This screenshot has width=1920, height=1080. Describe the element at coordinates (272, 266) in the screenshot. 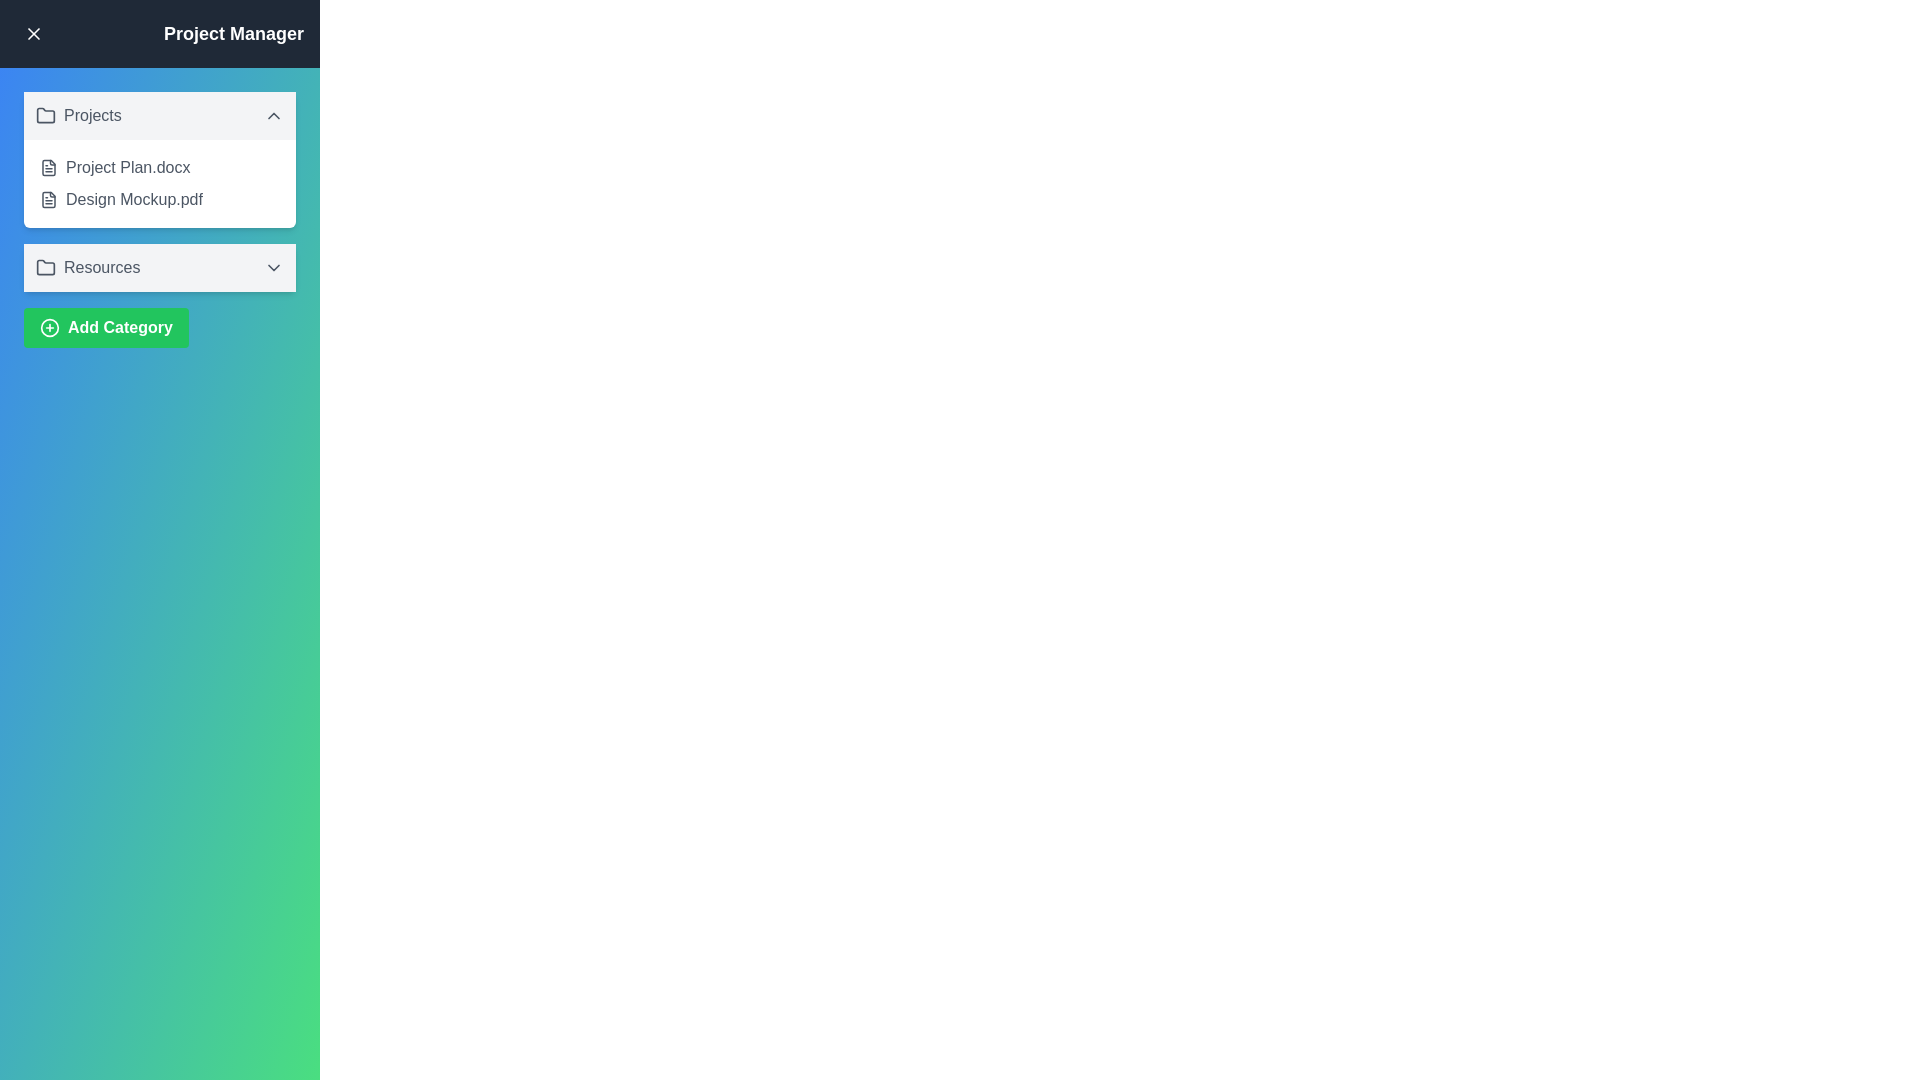

I see `the chevron-oriented toggle icon next to the 'Resources' label` at that location.